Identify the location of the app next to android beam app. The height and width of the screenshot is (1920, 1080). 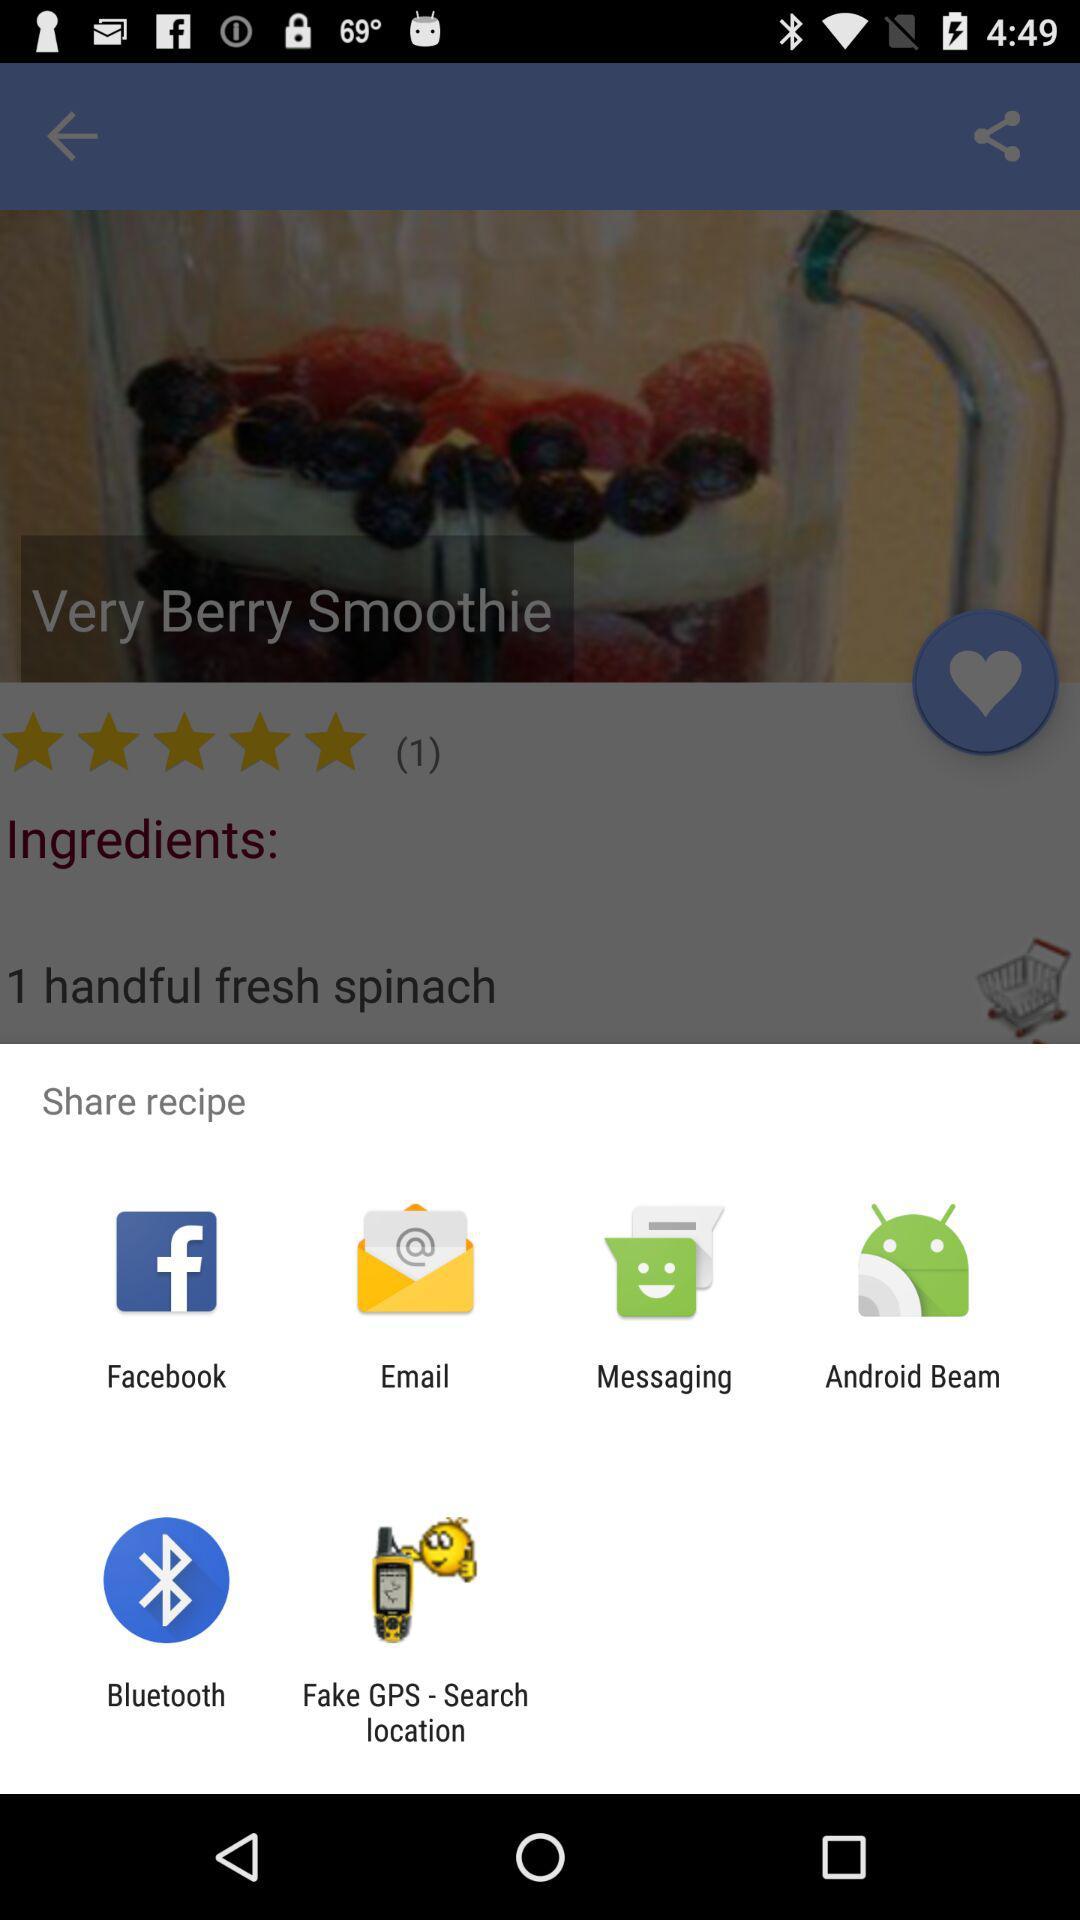
(664, 1392).